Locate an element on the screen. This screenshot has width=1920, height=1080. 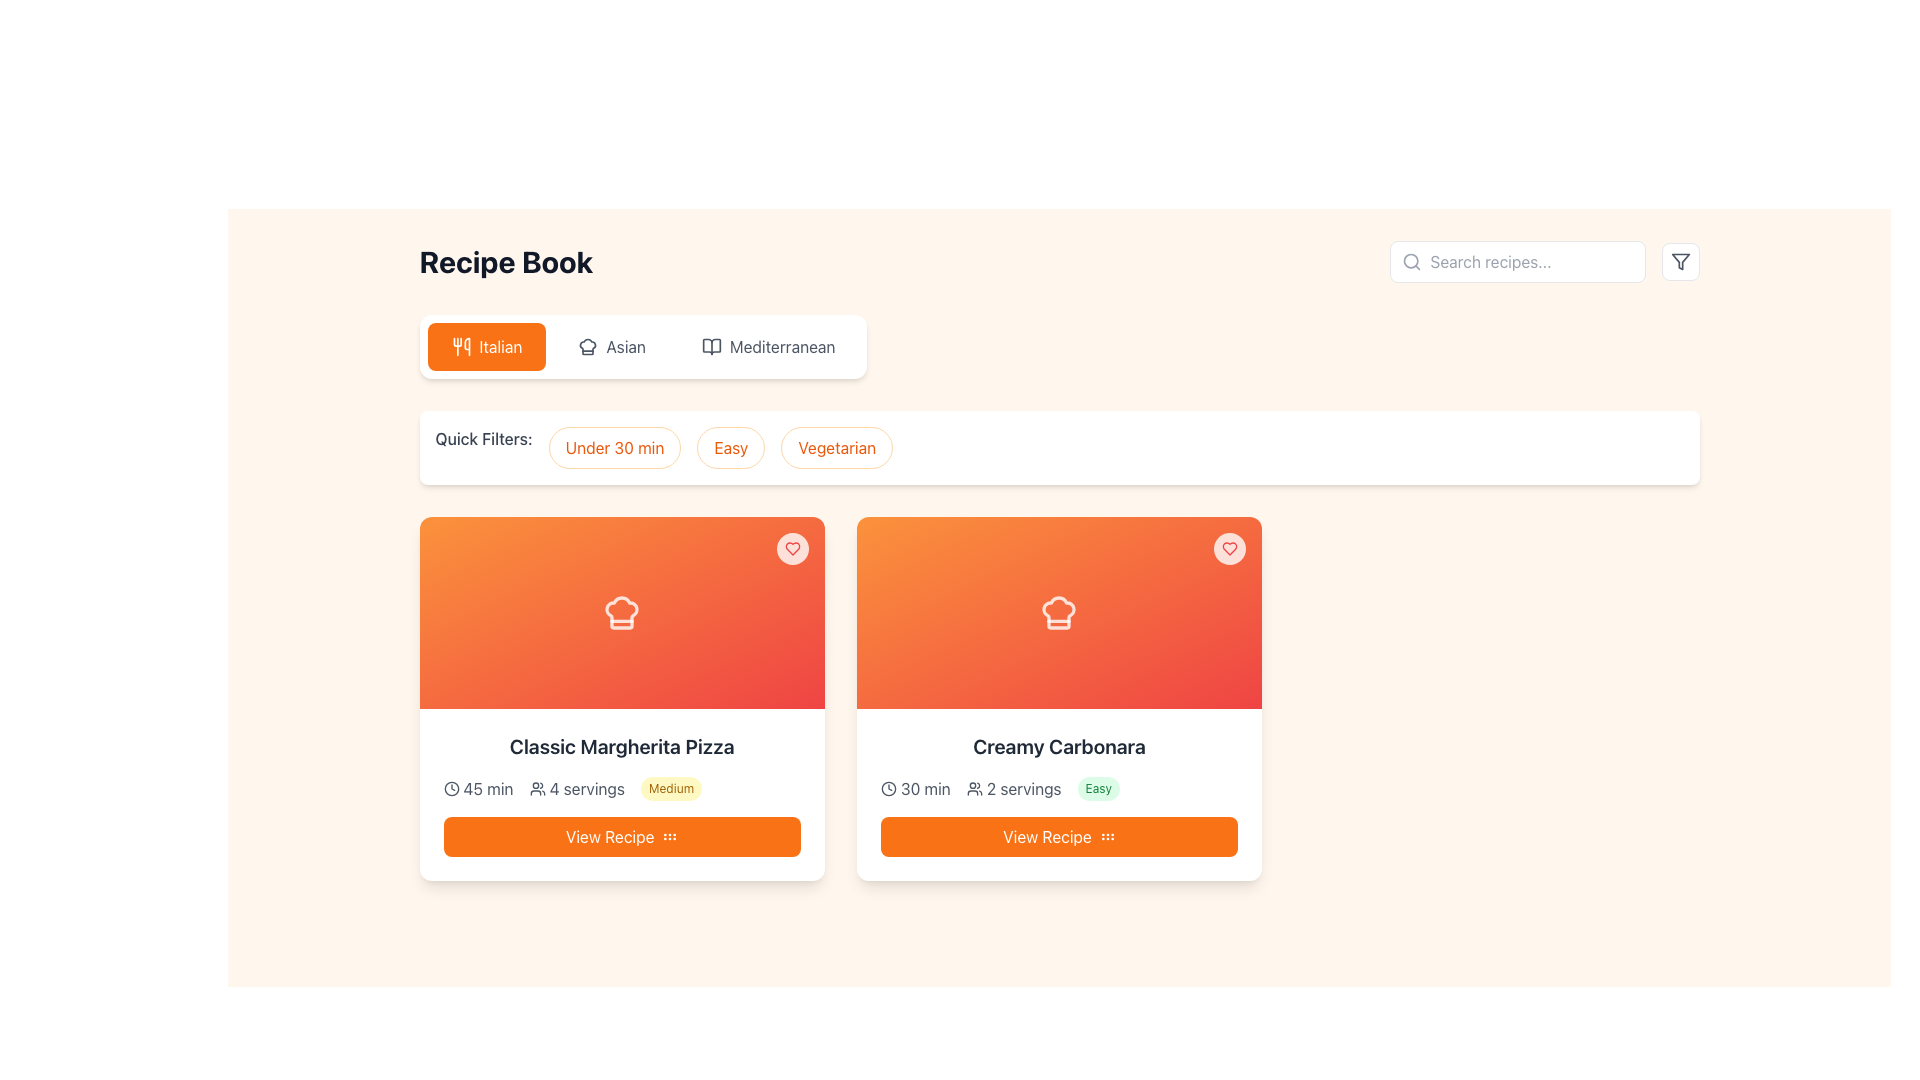
keyboard navigation is located at coordinates (730, 446).